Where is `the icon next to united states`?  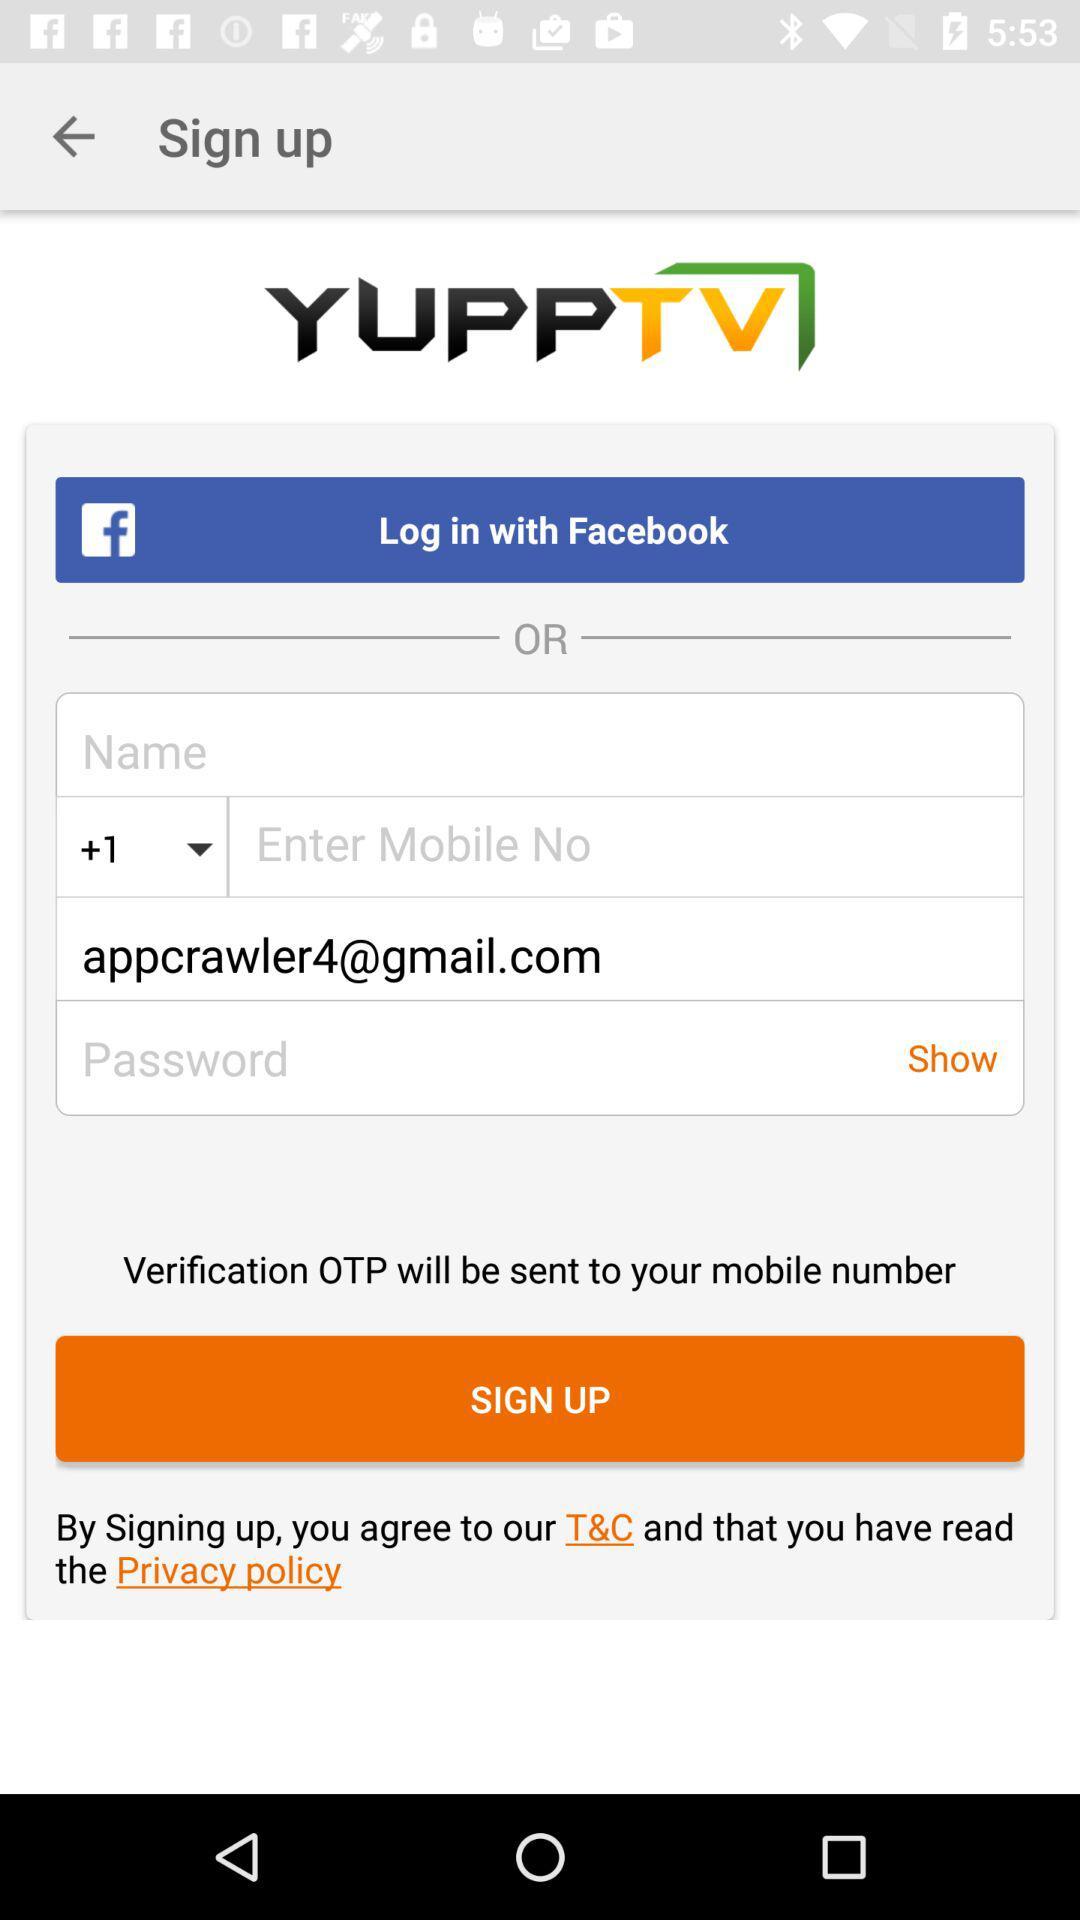
the icon next to united states is located at coordinates (101, 848).